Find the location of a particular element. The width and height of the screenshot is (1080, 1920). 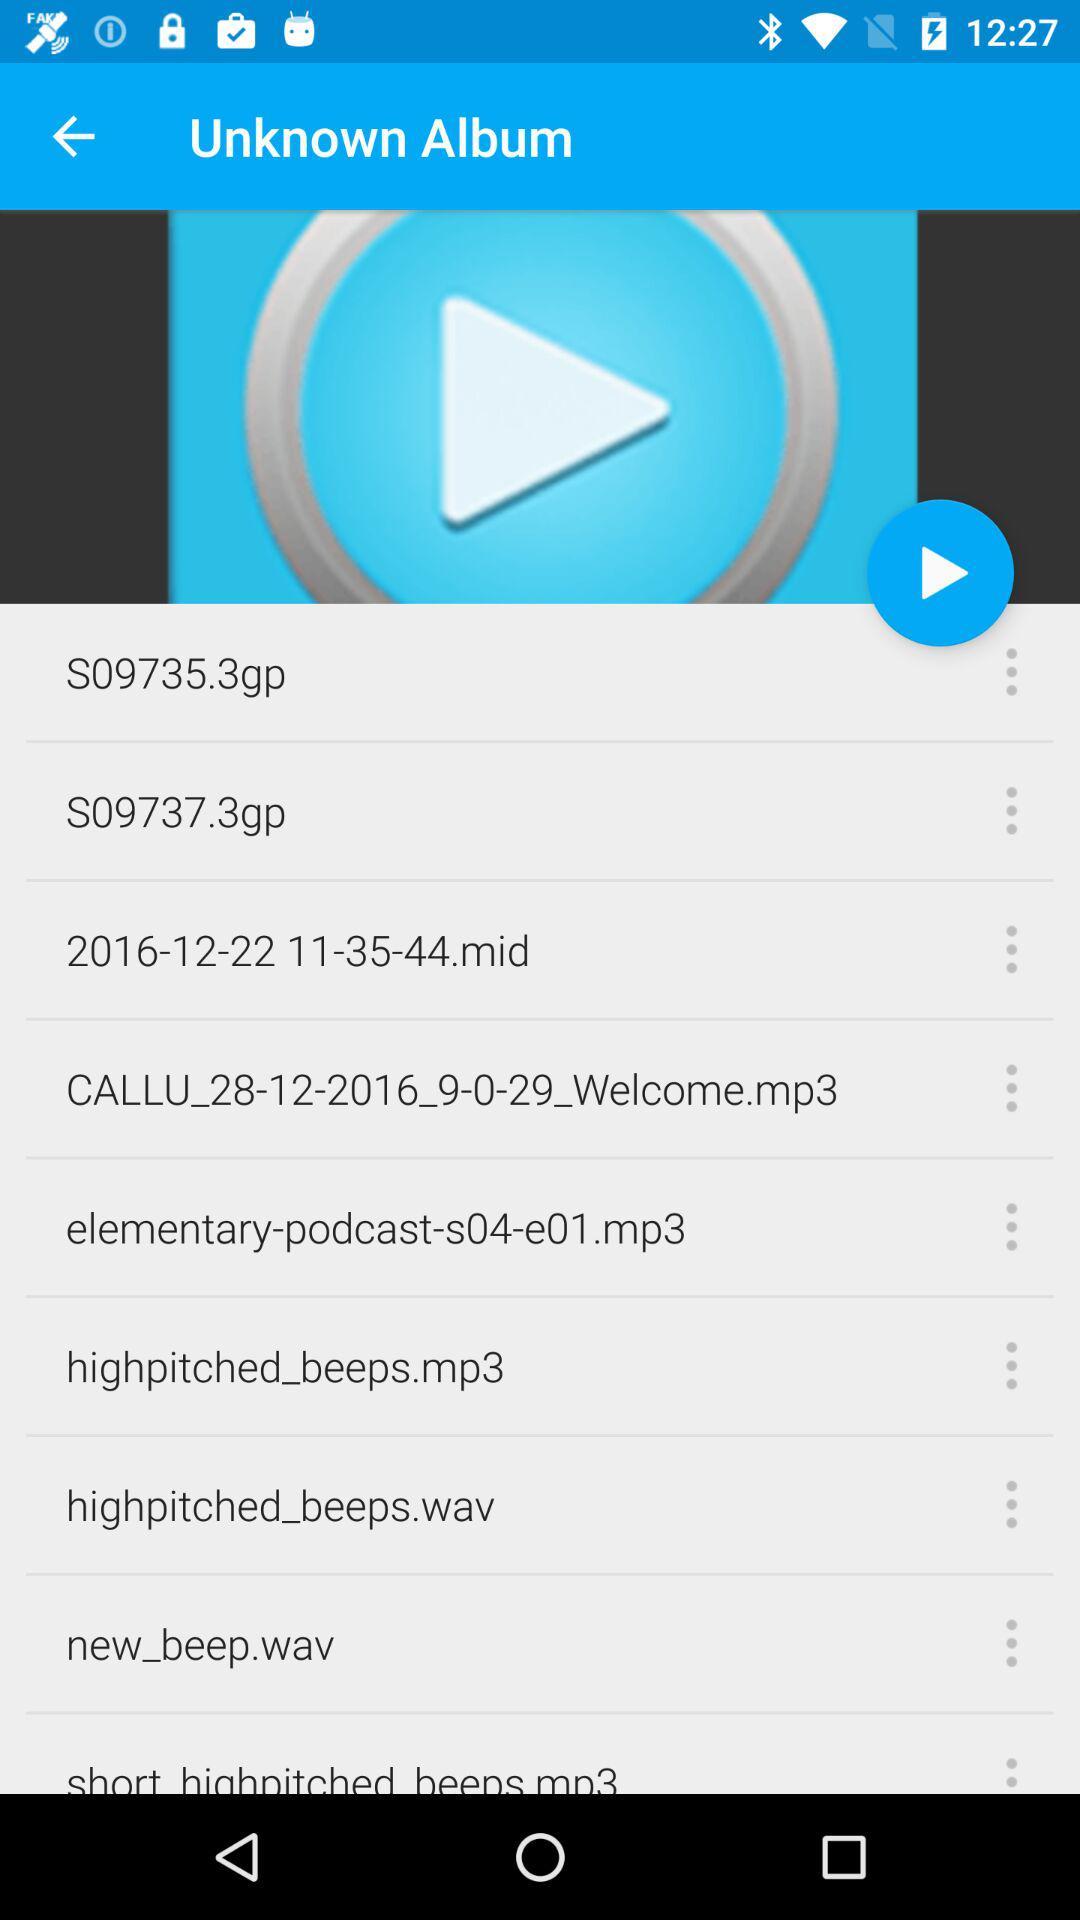

s09735.3gp icon is located at coordinates (175, 672).